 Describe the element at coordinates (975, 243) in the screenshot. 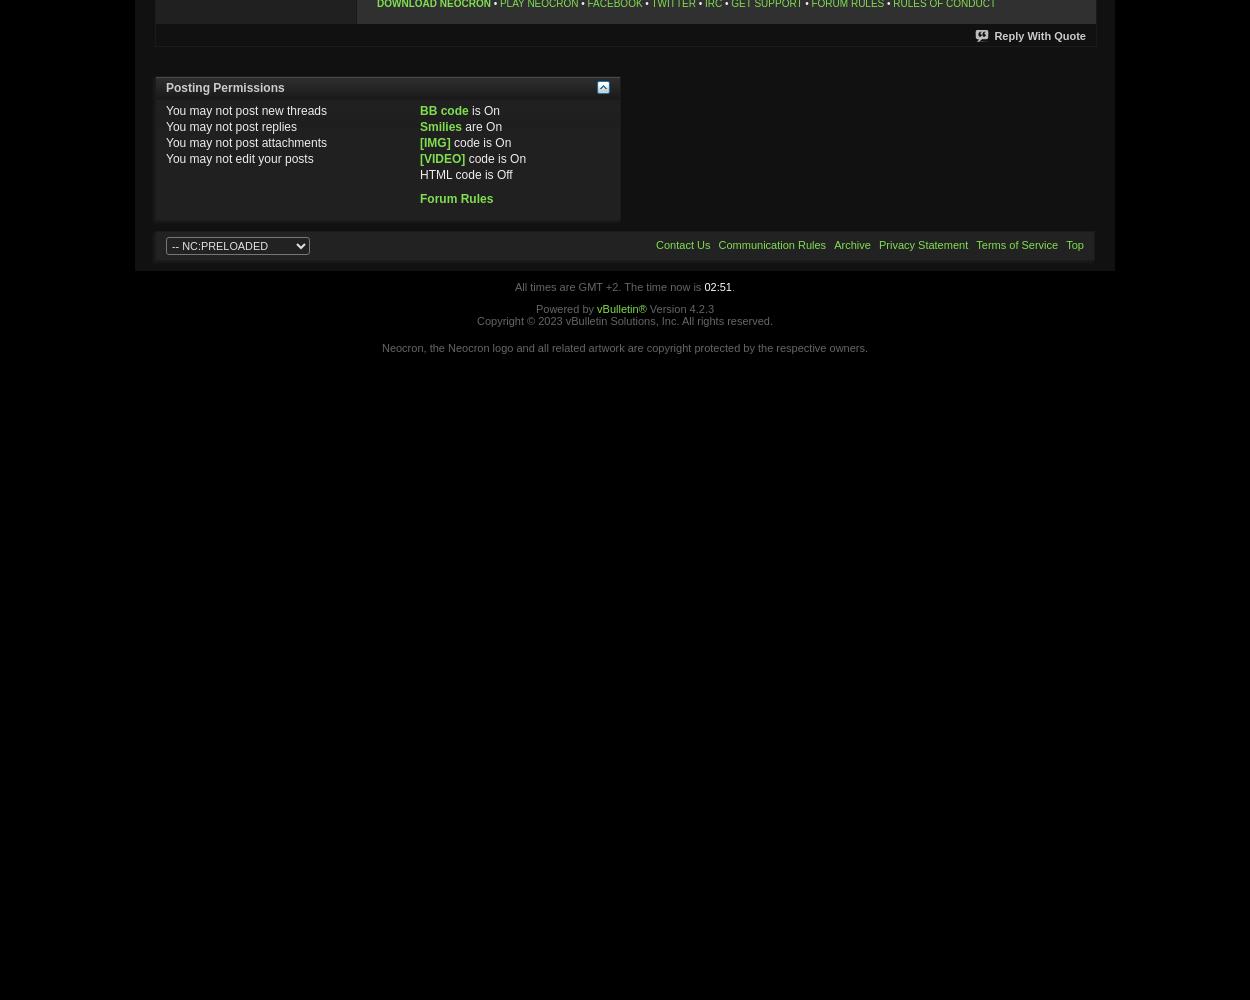

I see `'Terms of Service'` at that location.